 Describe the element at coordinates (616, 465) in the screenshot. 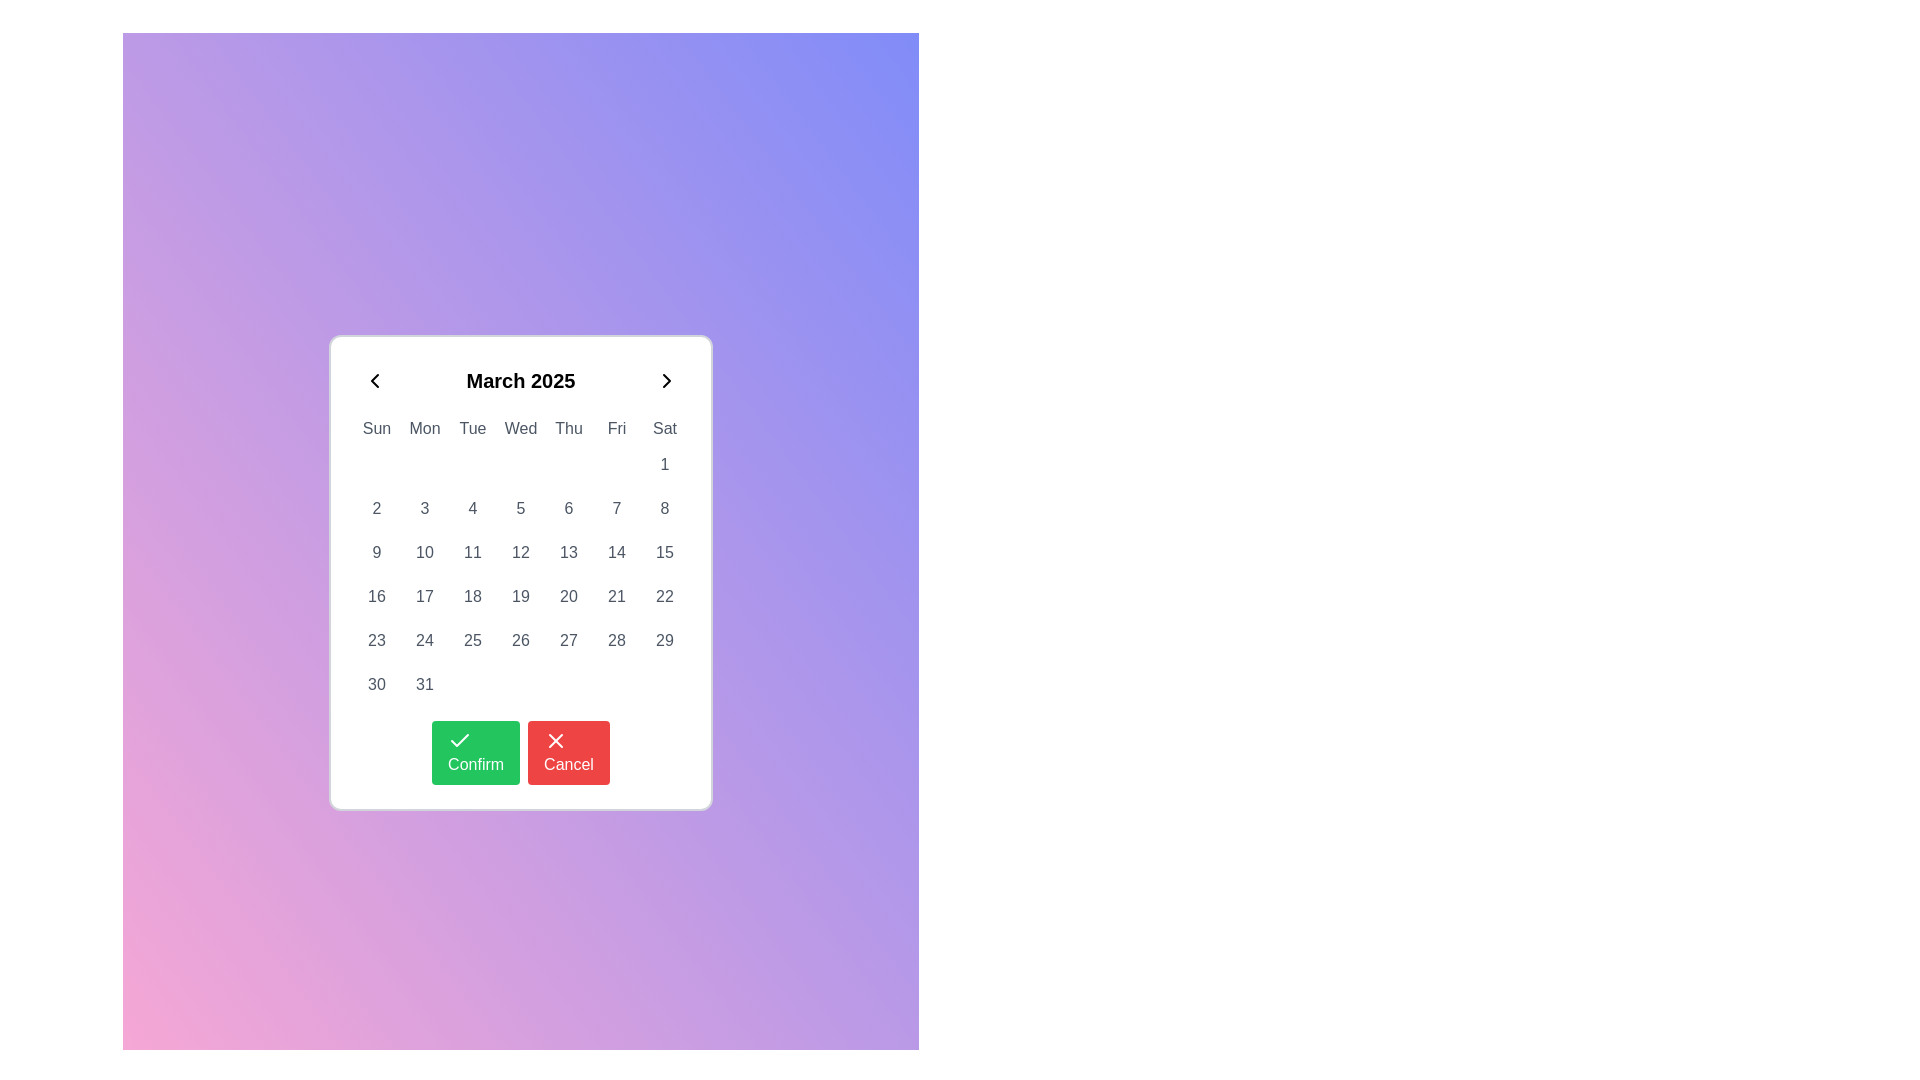

I see `small square decorative placeholder located under the 'Fri' header in the calendar grid` at that location.